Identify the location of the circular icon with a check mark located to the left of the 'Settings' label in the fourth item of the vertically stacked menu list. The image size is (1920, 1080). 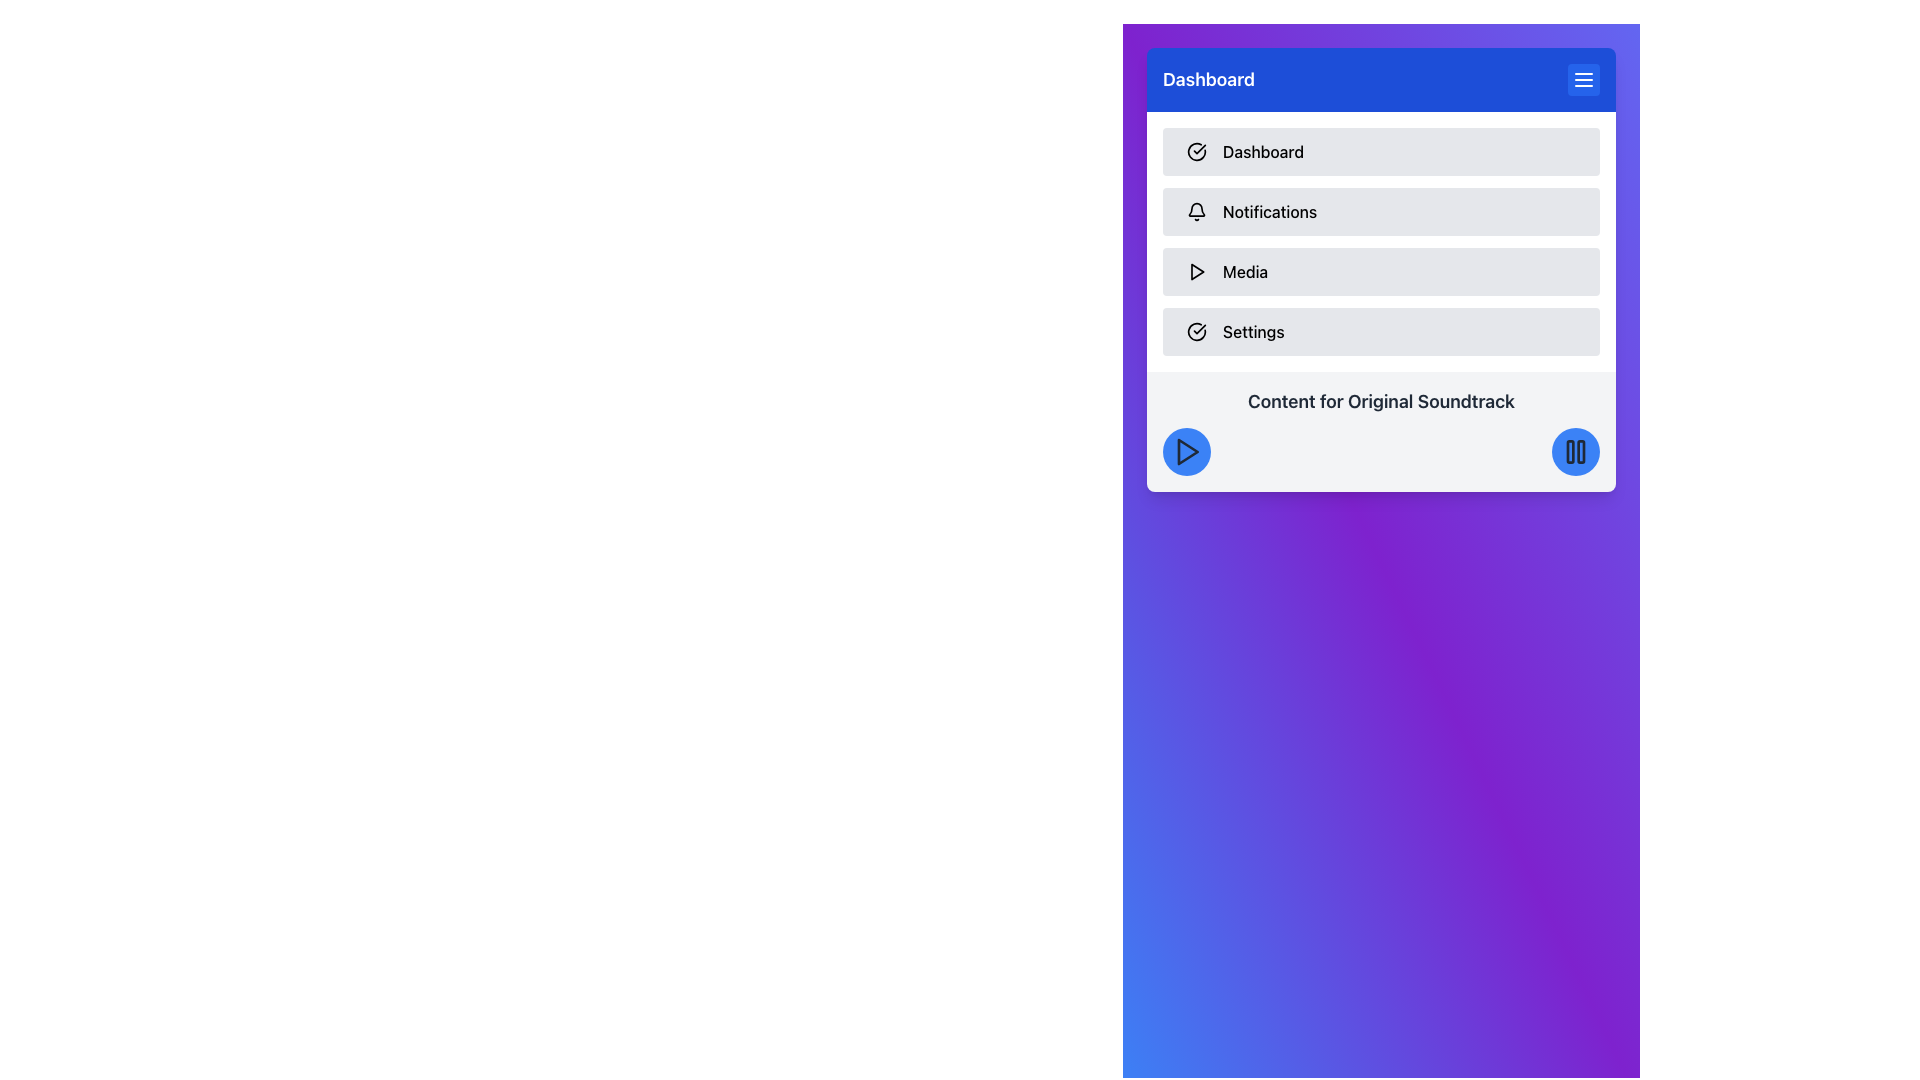
(1196, 330).